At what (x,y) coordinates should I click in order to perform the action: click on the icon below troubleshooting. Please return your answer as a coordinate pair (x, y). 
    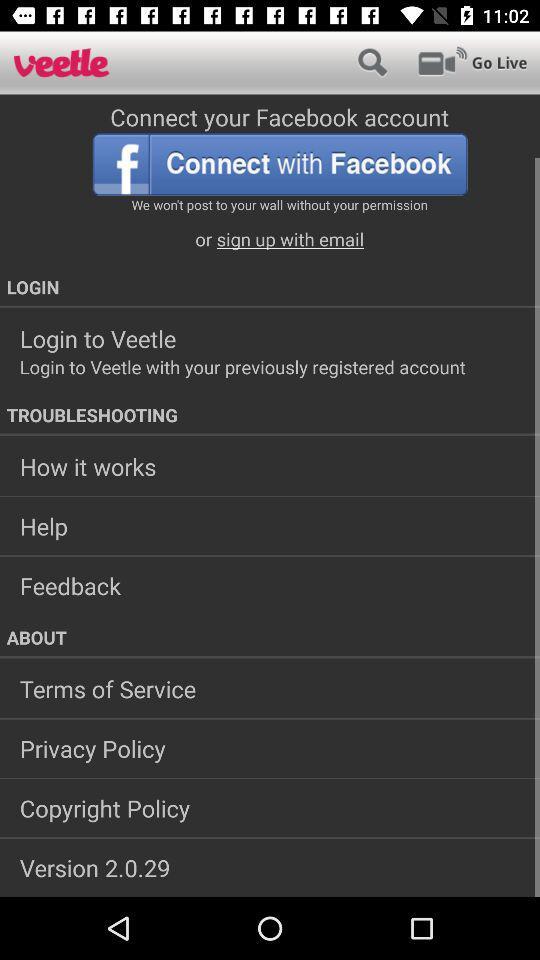
    Looking at the image, I should click on (270, 466).